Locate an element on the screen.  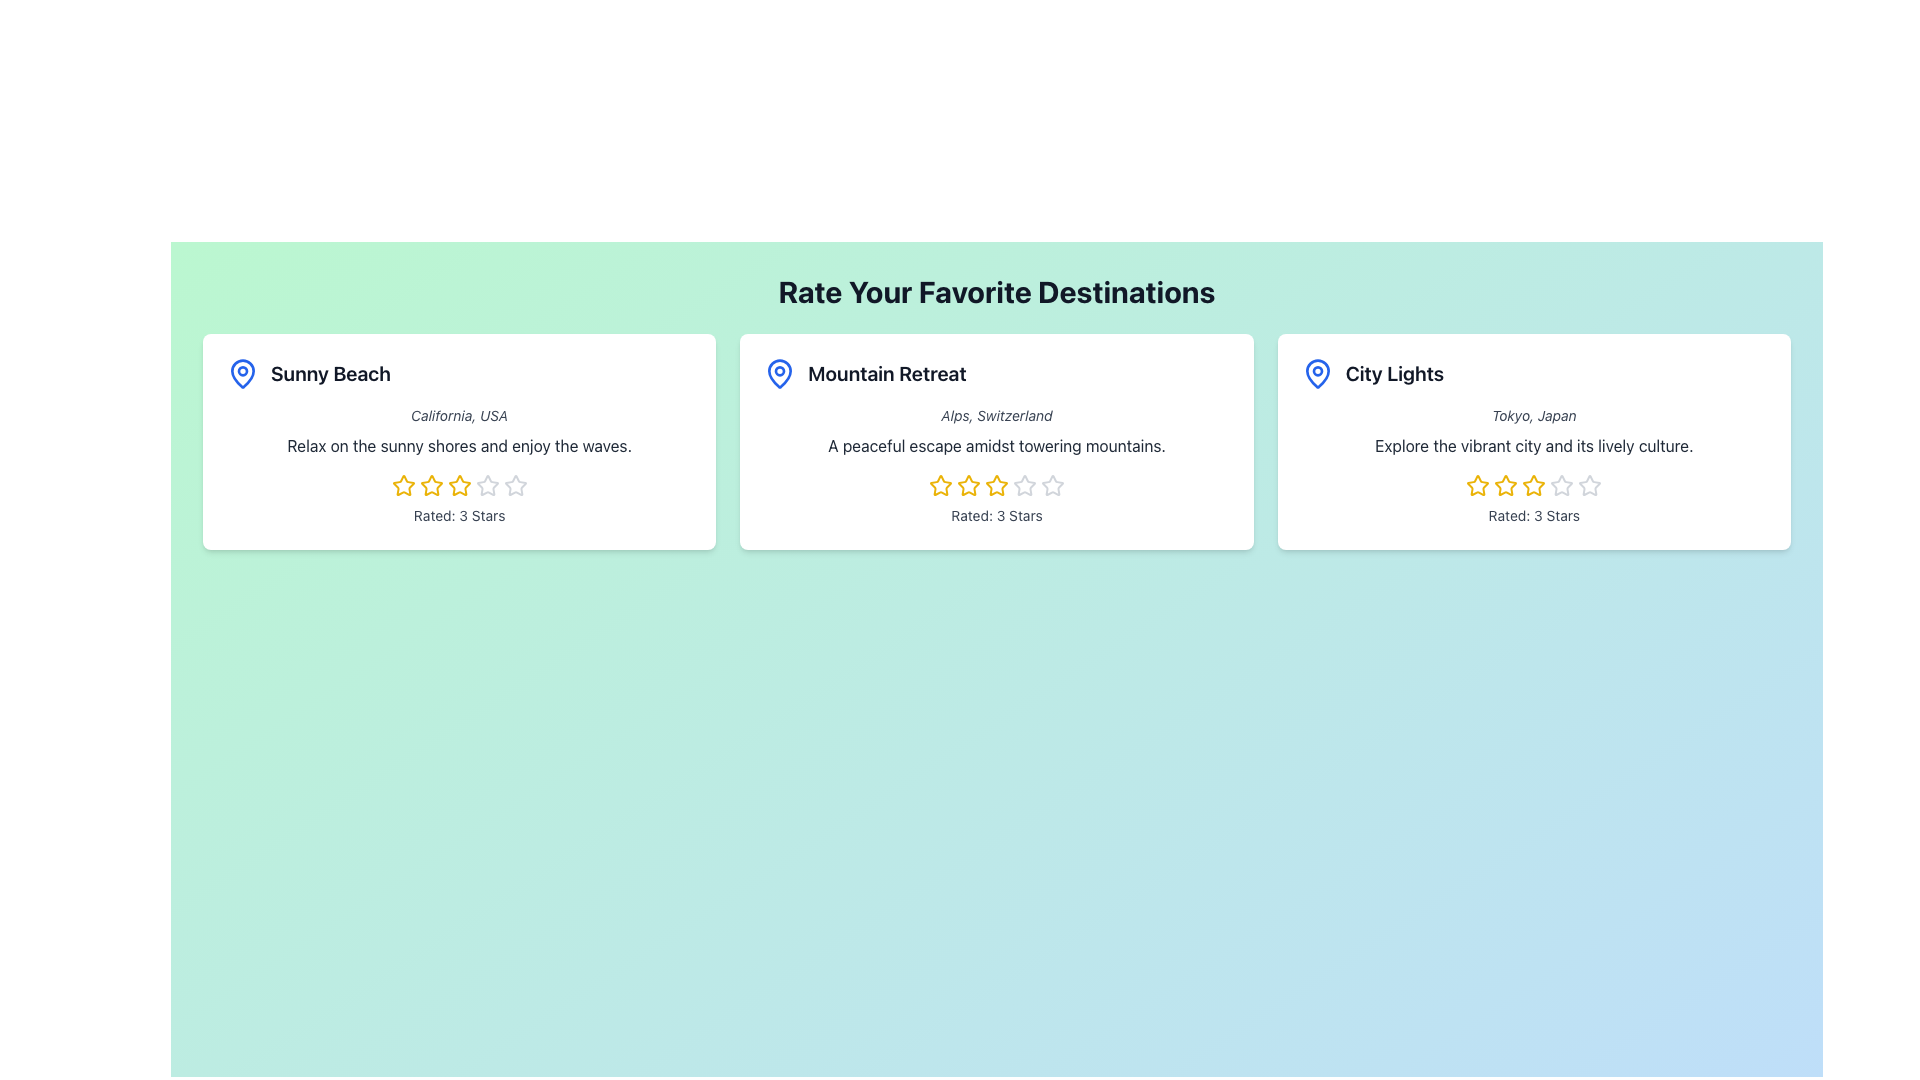
the text label that provides a descriptive summary of the 3-star rating score for the 'Mountain Retreat' destination, located in the middle section of the card below the rating stars is located at coordinates (997, 515).